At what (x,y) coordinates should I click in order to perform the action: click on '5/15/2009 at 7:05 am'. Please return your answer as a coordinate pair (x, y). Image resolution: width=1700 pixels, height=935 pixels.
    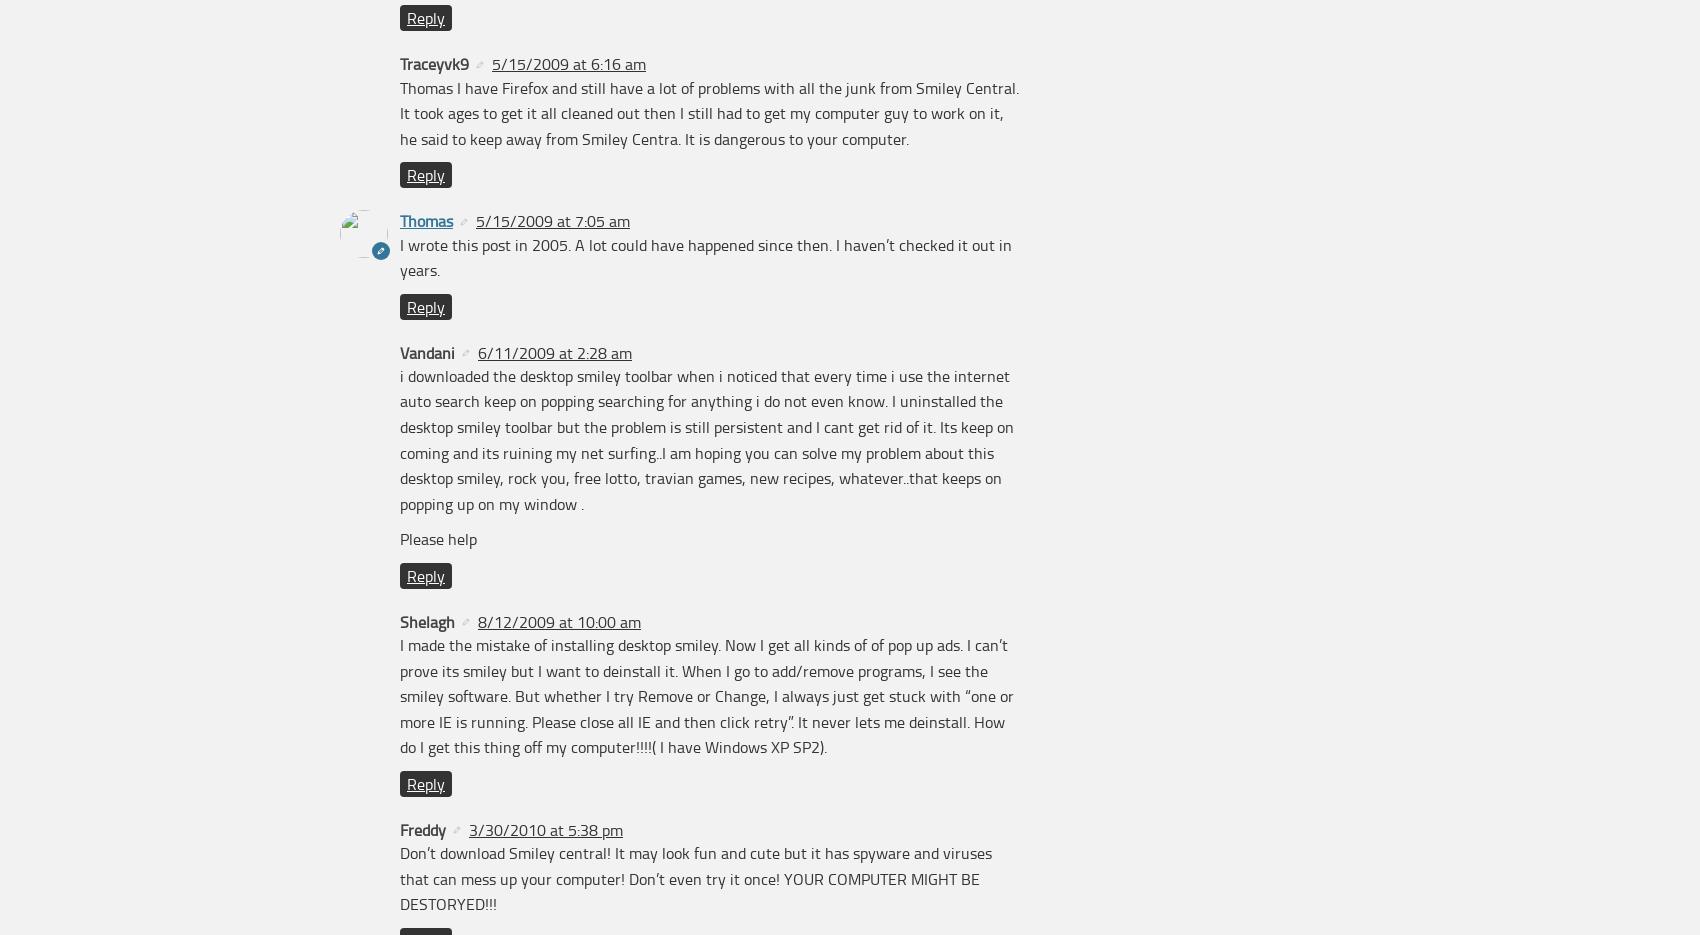
    Looking at the image, I should click on (552, 221).